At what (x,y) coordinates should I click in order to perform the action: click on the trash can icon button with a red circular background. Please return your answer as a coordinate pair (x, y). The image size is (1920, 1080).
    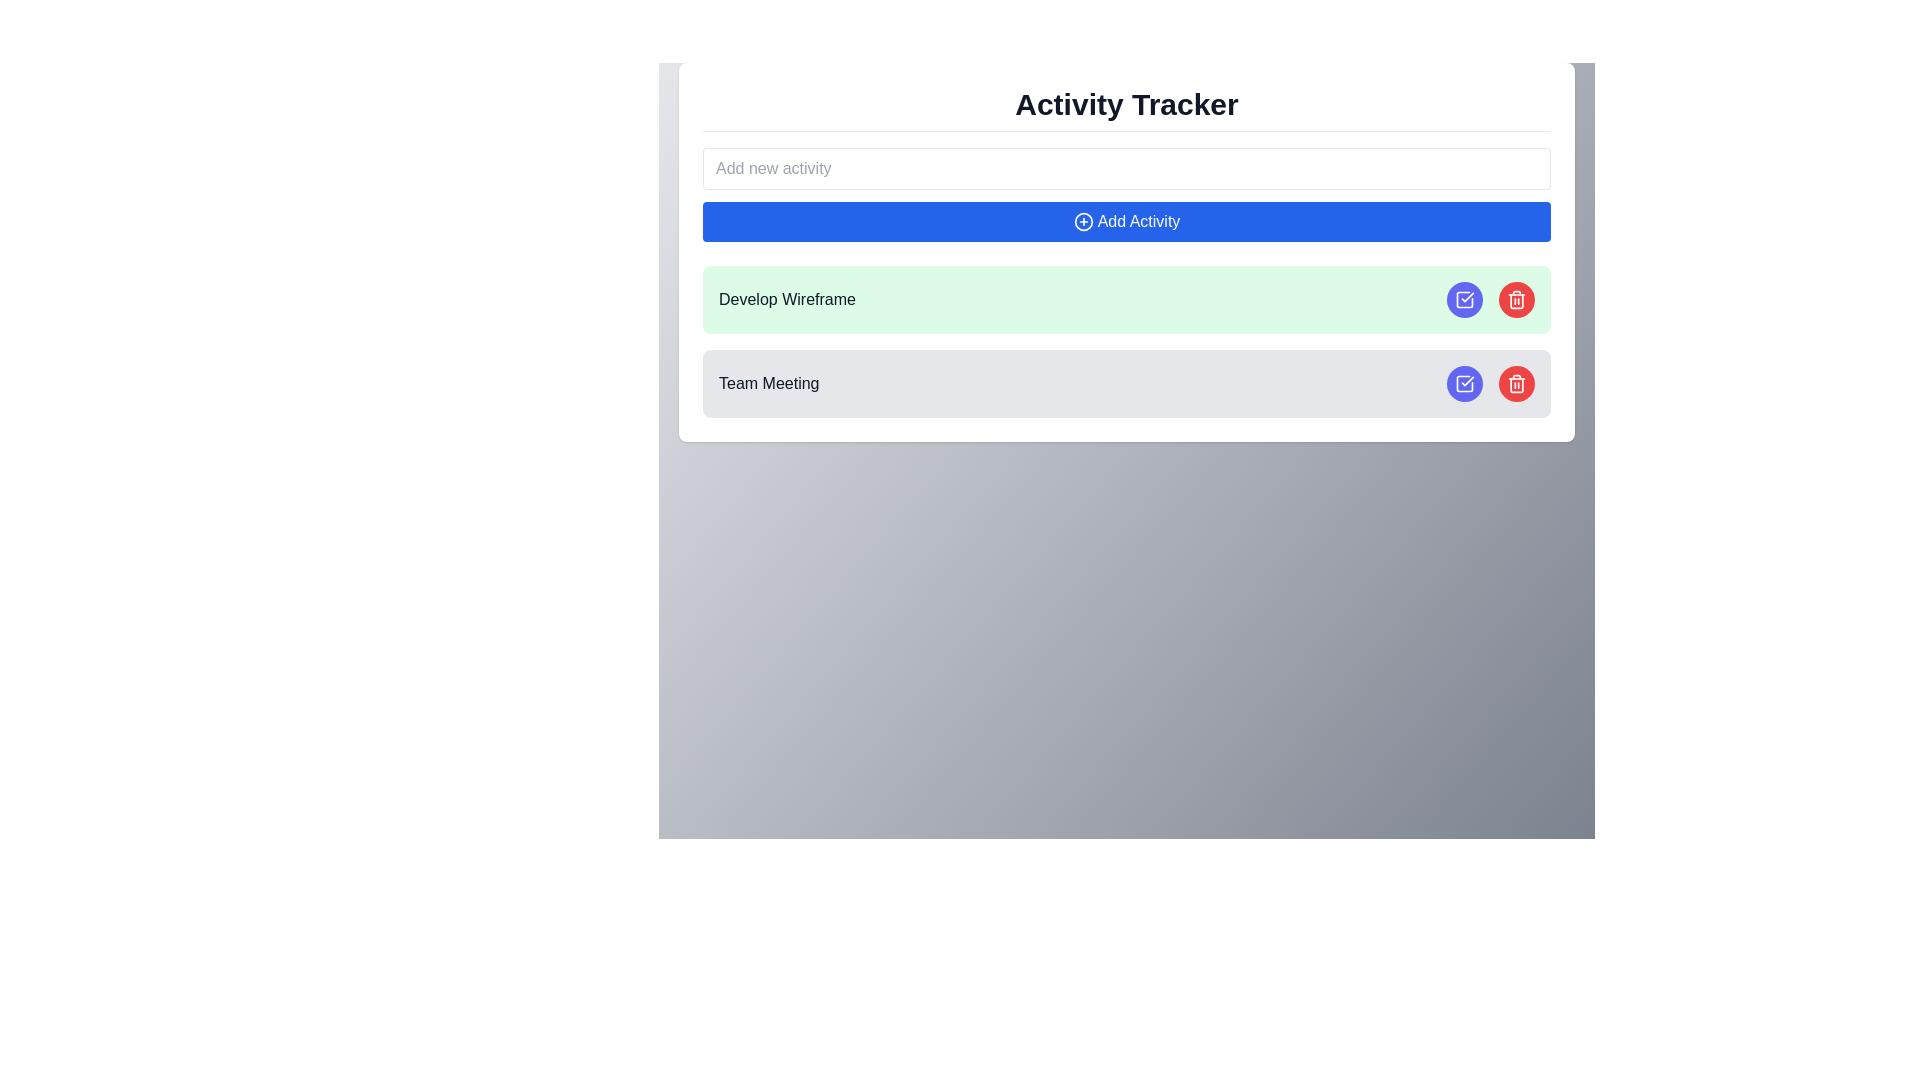
    Looking at the image, I should click on (1516, 300).